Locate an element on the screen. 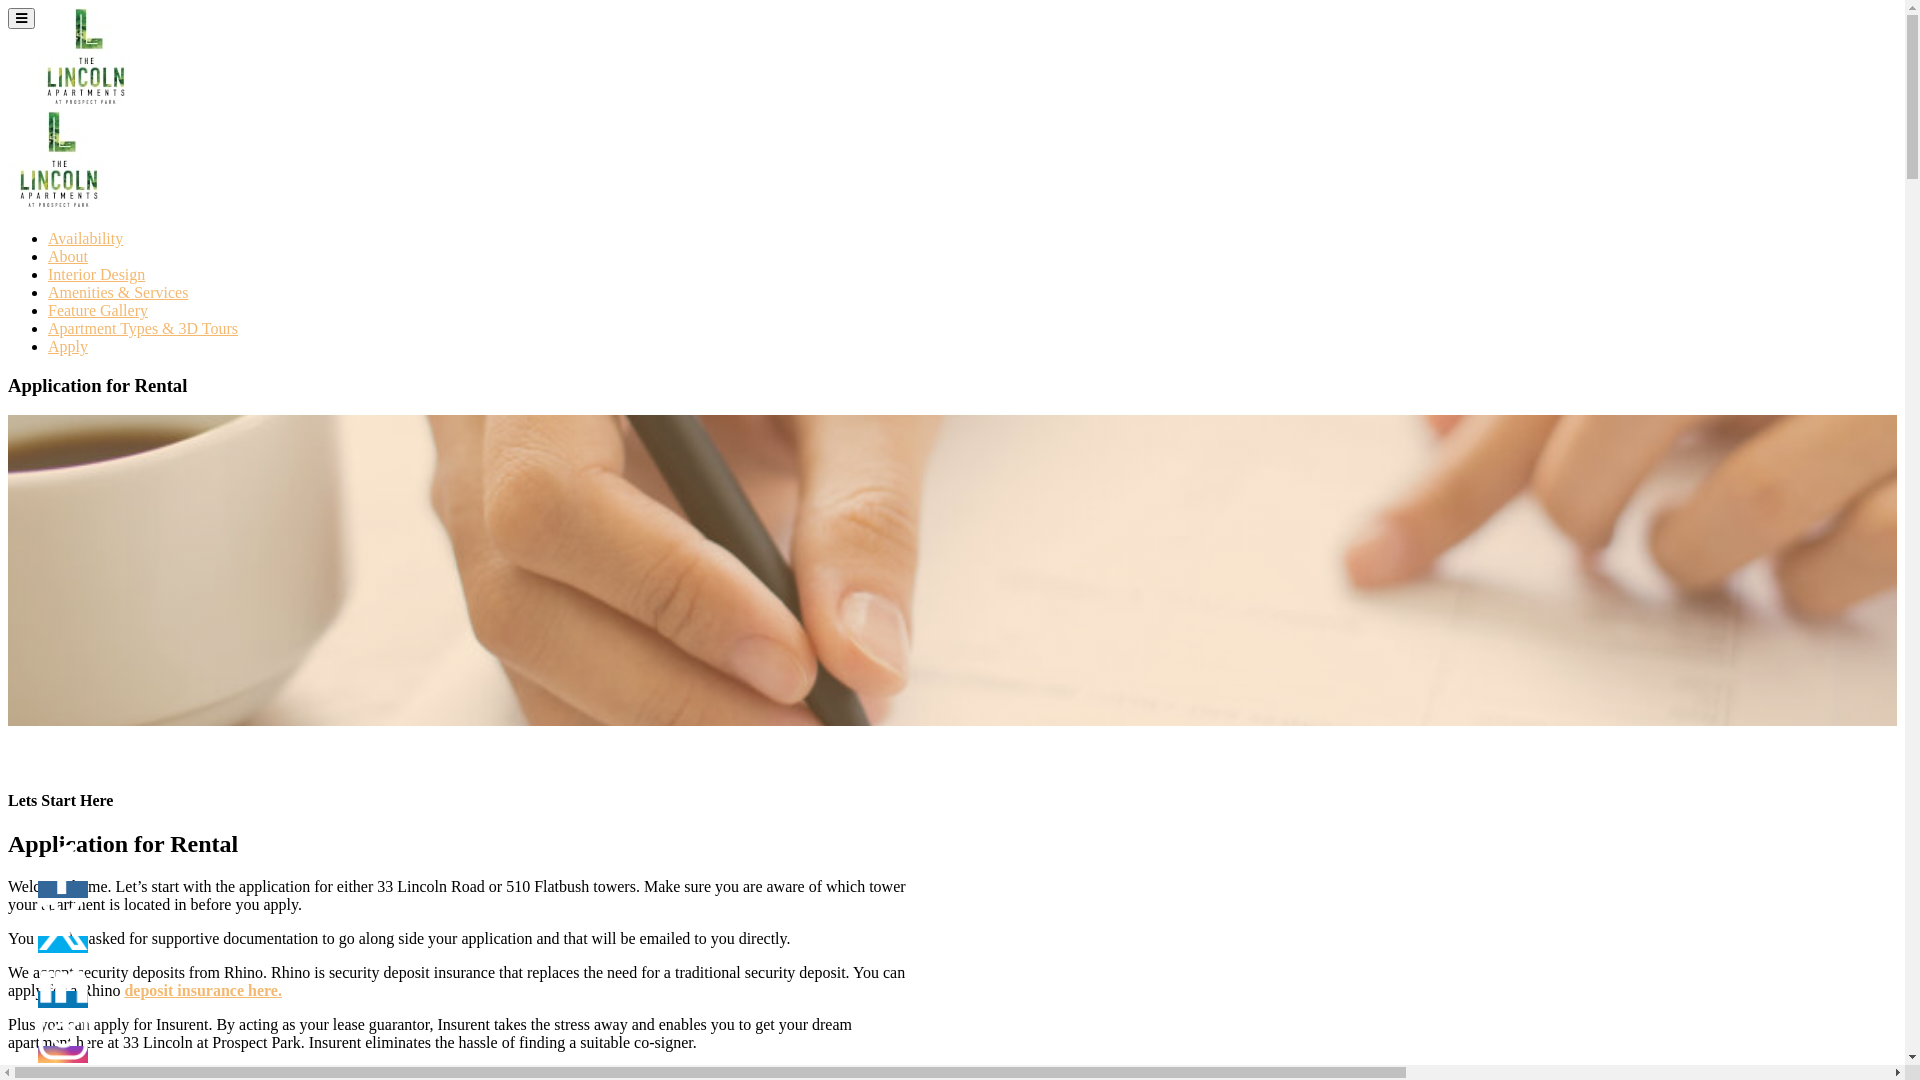 The width and height of the screenshot is (1920, 1080). 'Feature Gallery' is located at coordinates (48, 310).